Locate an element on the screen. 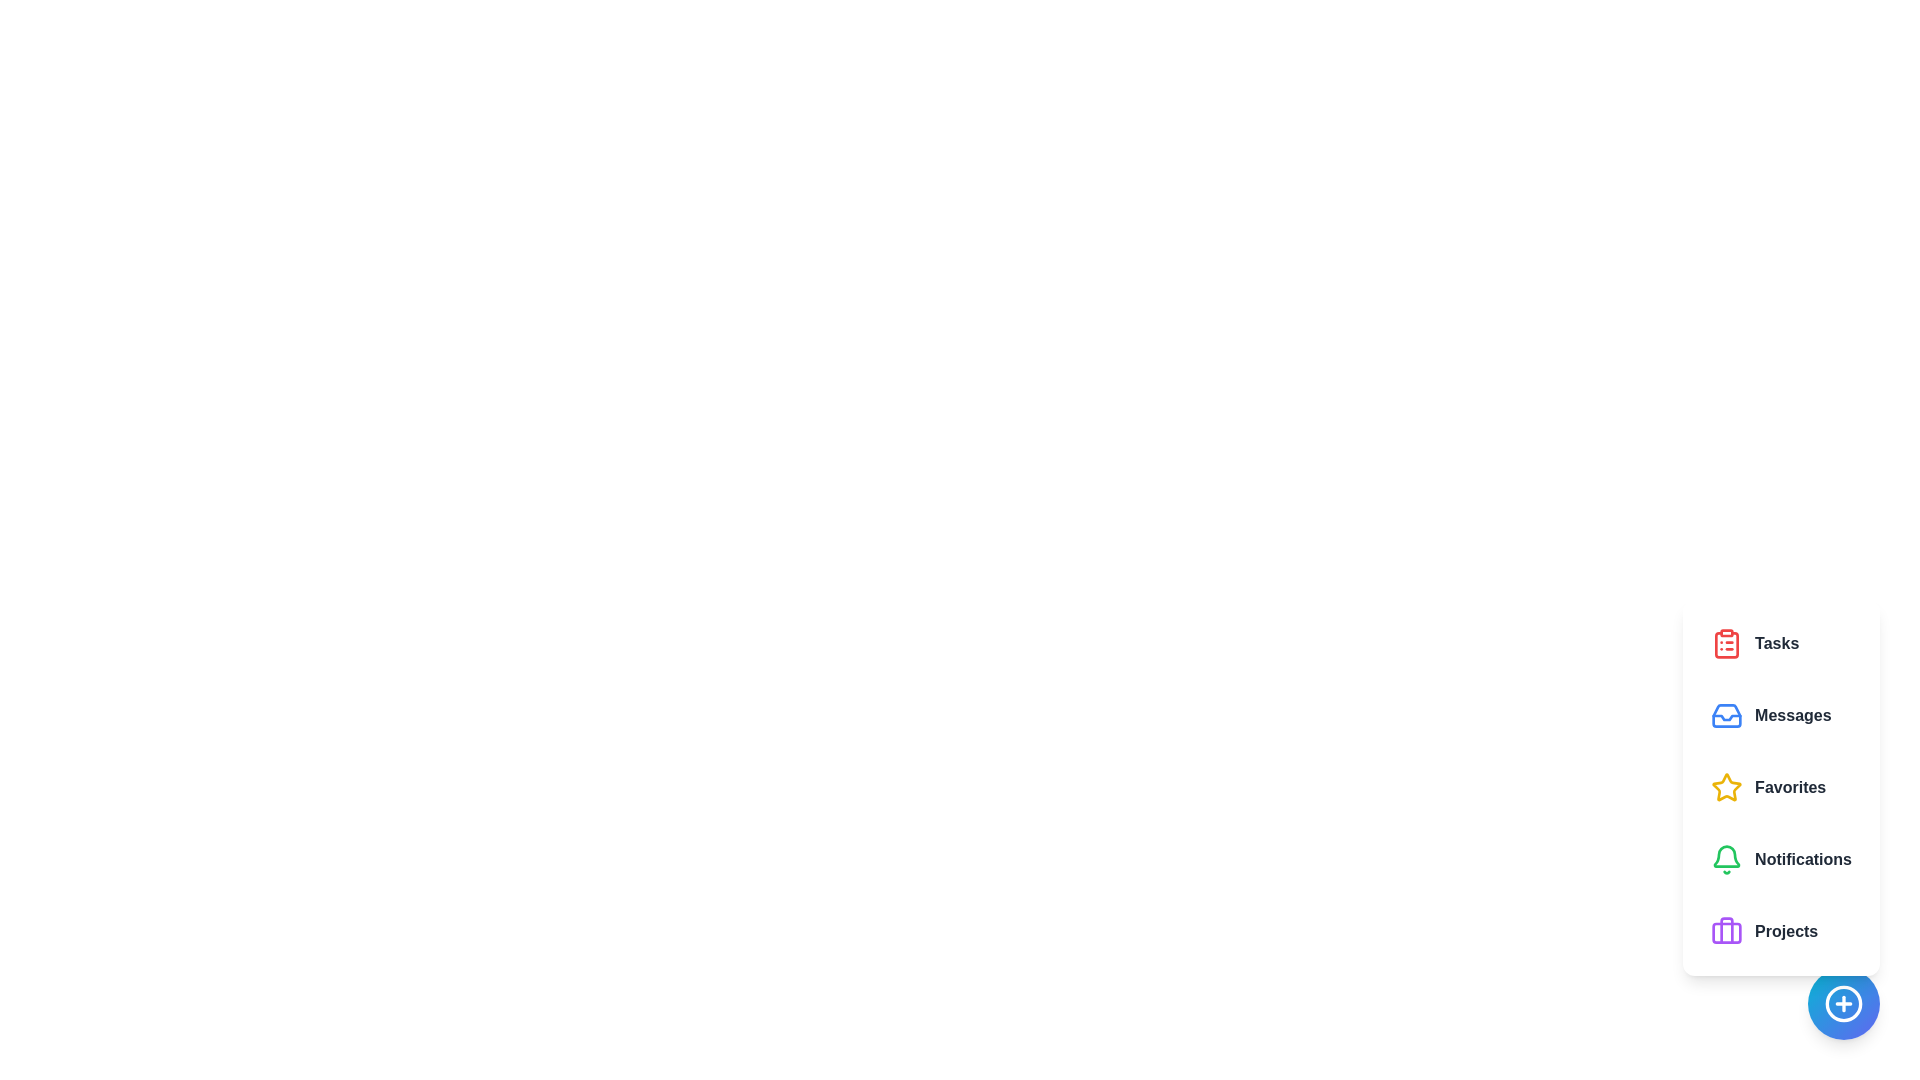 The width and height of the screenshot is (1920, 1080). the button labeled Tasks to observe visual feedback is located at coordinates (1781, 644).